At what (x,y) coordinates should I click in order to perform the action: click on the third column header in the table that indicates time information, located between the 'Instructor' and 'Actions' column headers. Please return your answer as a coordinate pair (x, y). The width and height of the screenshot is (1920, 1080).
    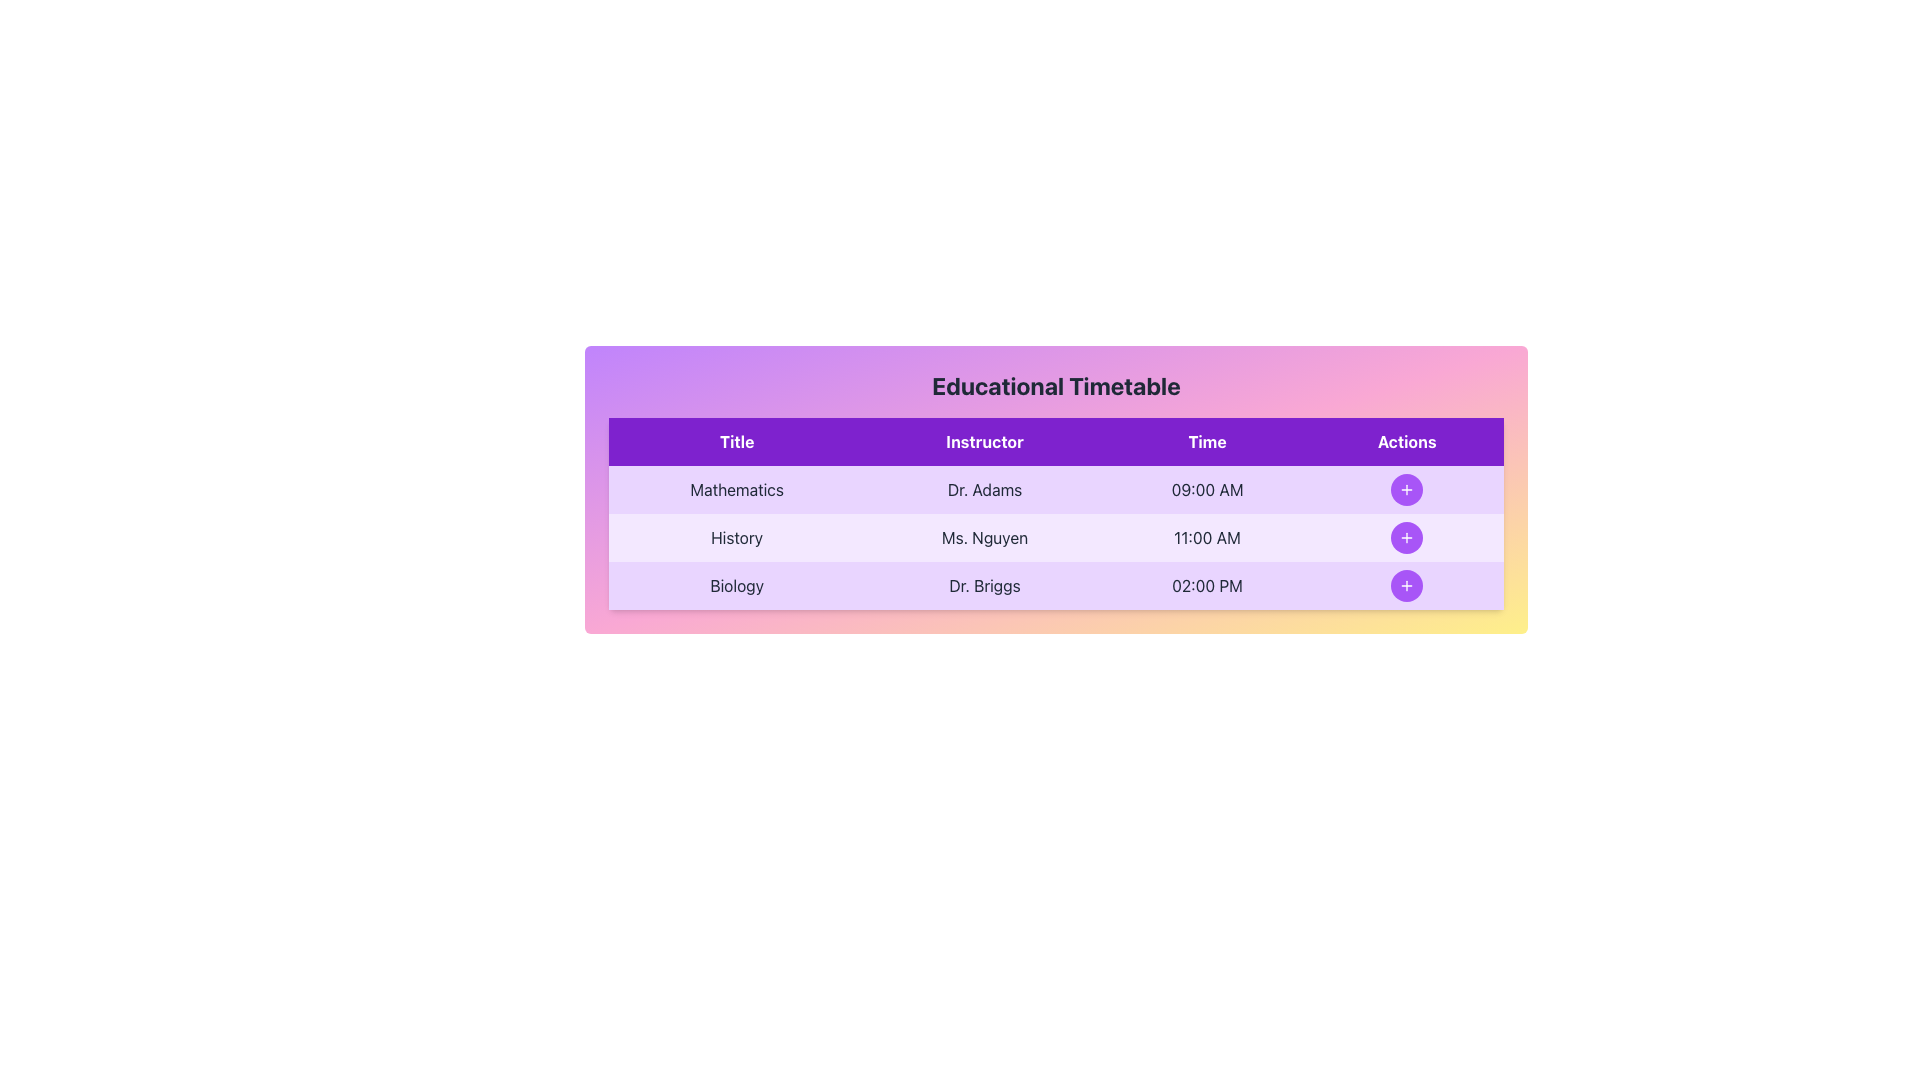
    Looking at the image, I should click on (1206, 441).